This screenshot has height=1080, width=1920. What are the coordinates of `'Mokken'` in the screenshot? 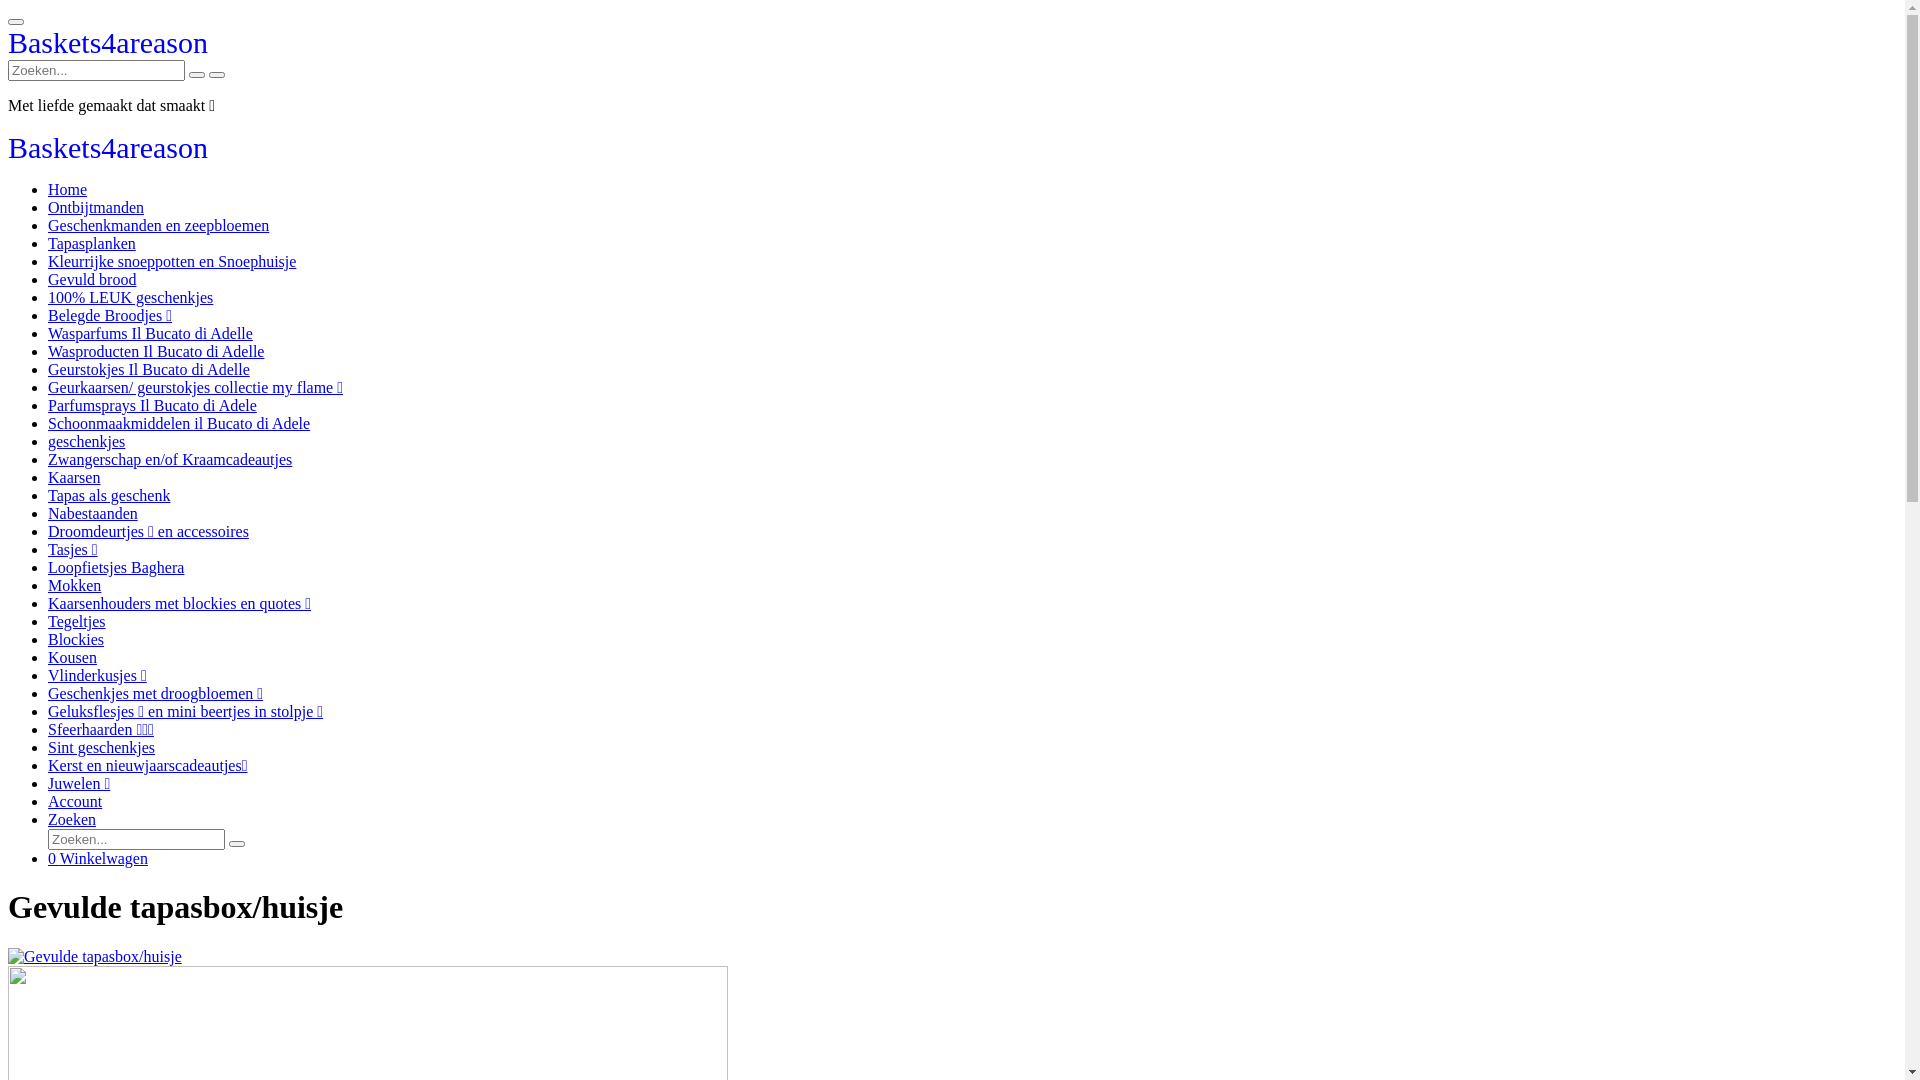 It's located at (74, 585).